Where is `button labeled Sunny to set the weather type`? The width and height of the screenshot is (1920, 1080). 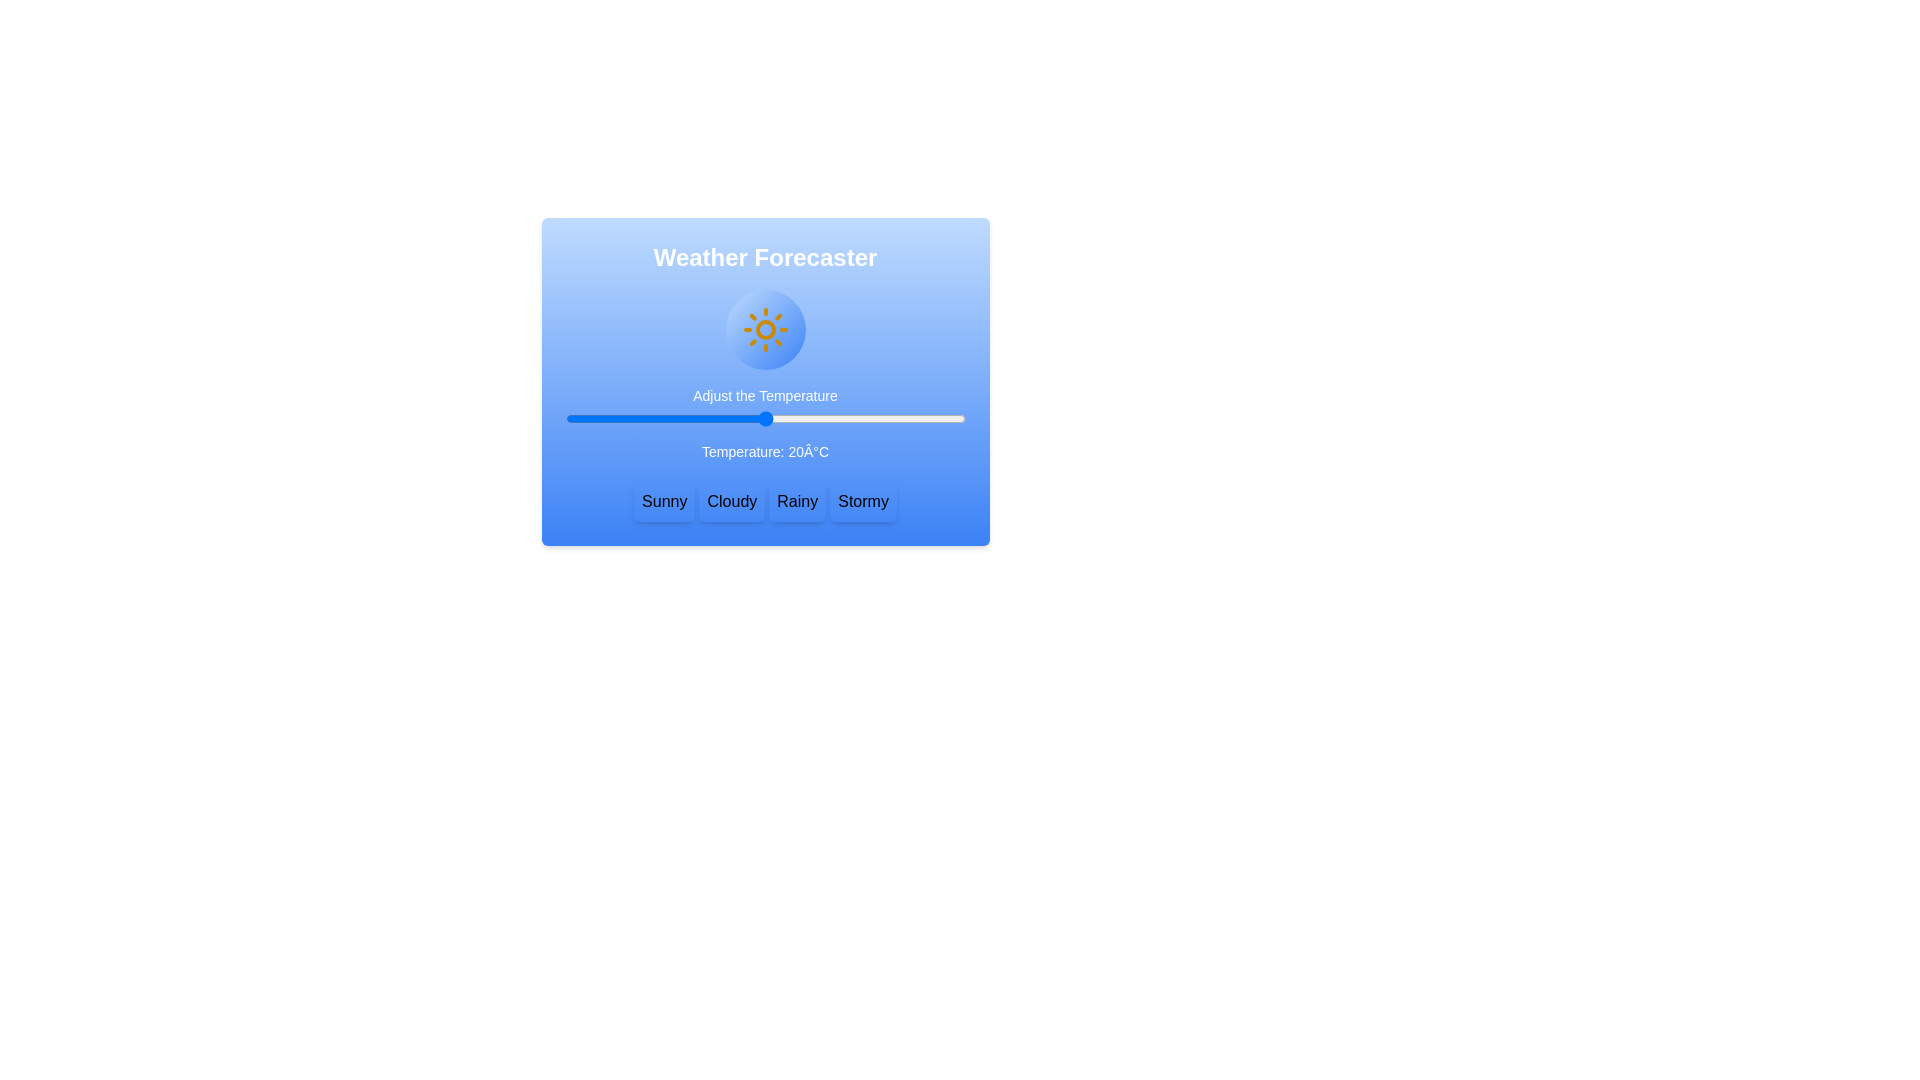 button labeled Sunny to set the weather type is located at coordinates (664, 500).